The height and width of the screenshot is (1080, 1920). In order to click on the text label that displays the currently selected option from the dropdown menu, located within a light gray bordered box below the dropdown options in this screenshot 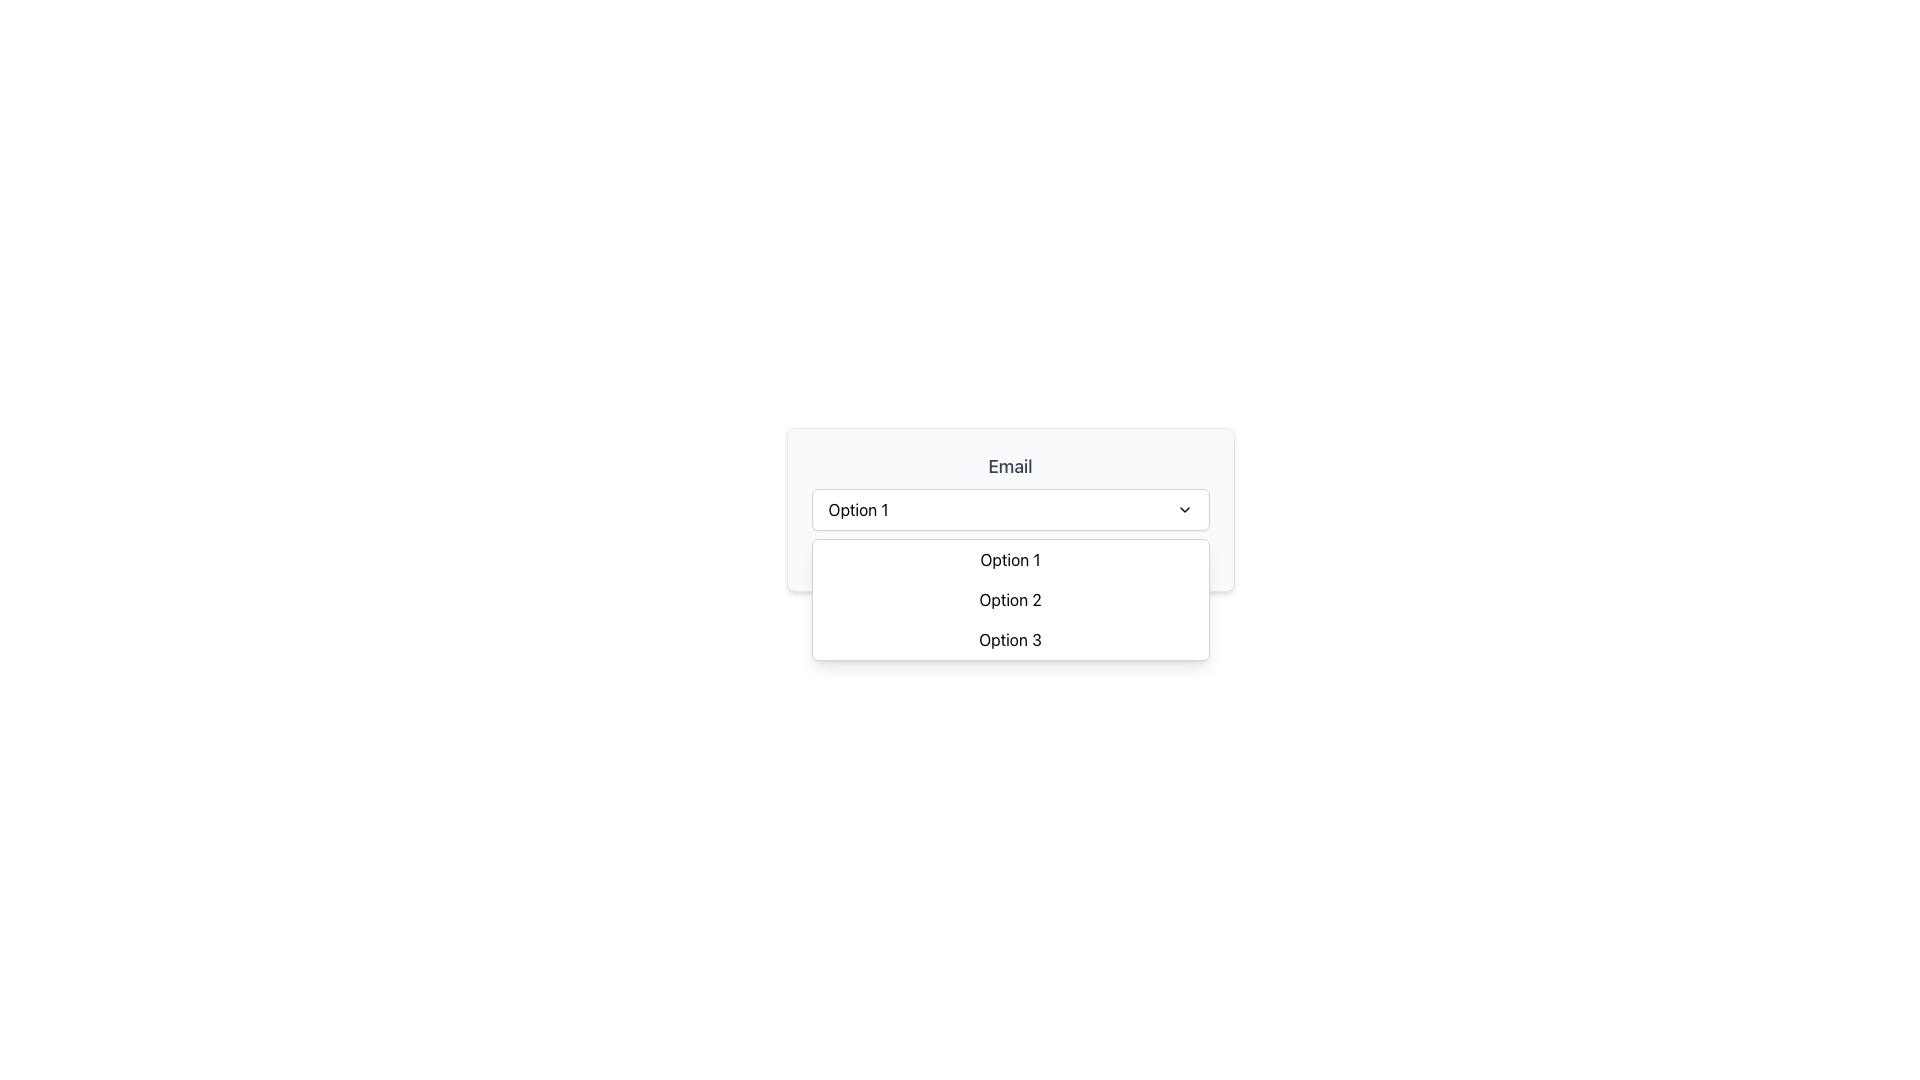, I will do `click(1010, 556)`.